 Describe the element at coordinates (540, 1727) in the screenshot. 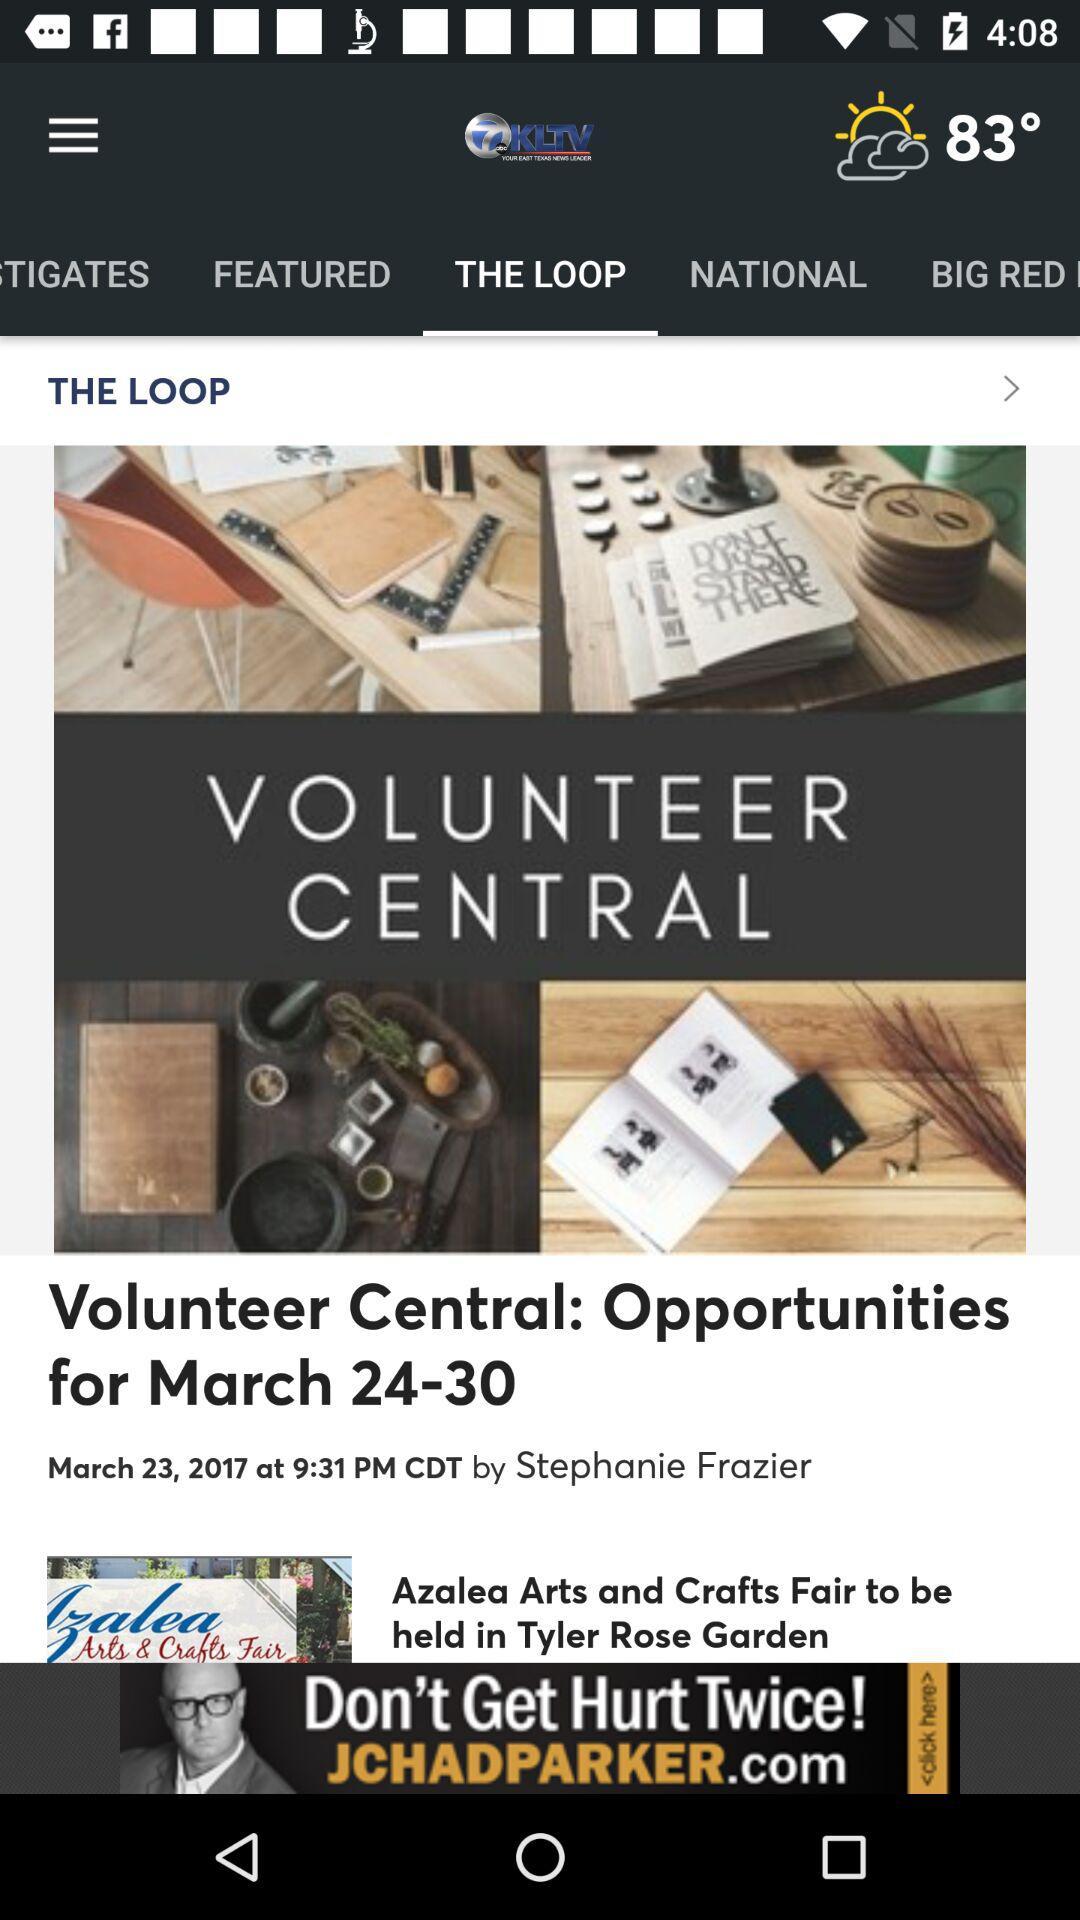

I see `see article` at that location.